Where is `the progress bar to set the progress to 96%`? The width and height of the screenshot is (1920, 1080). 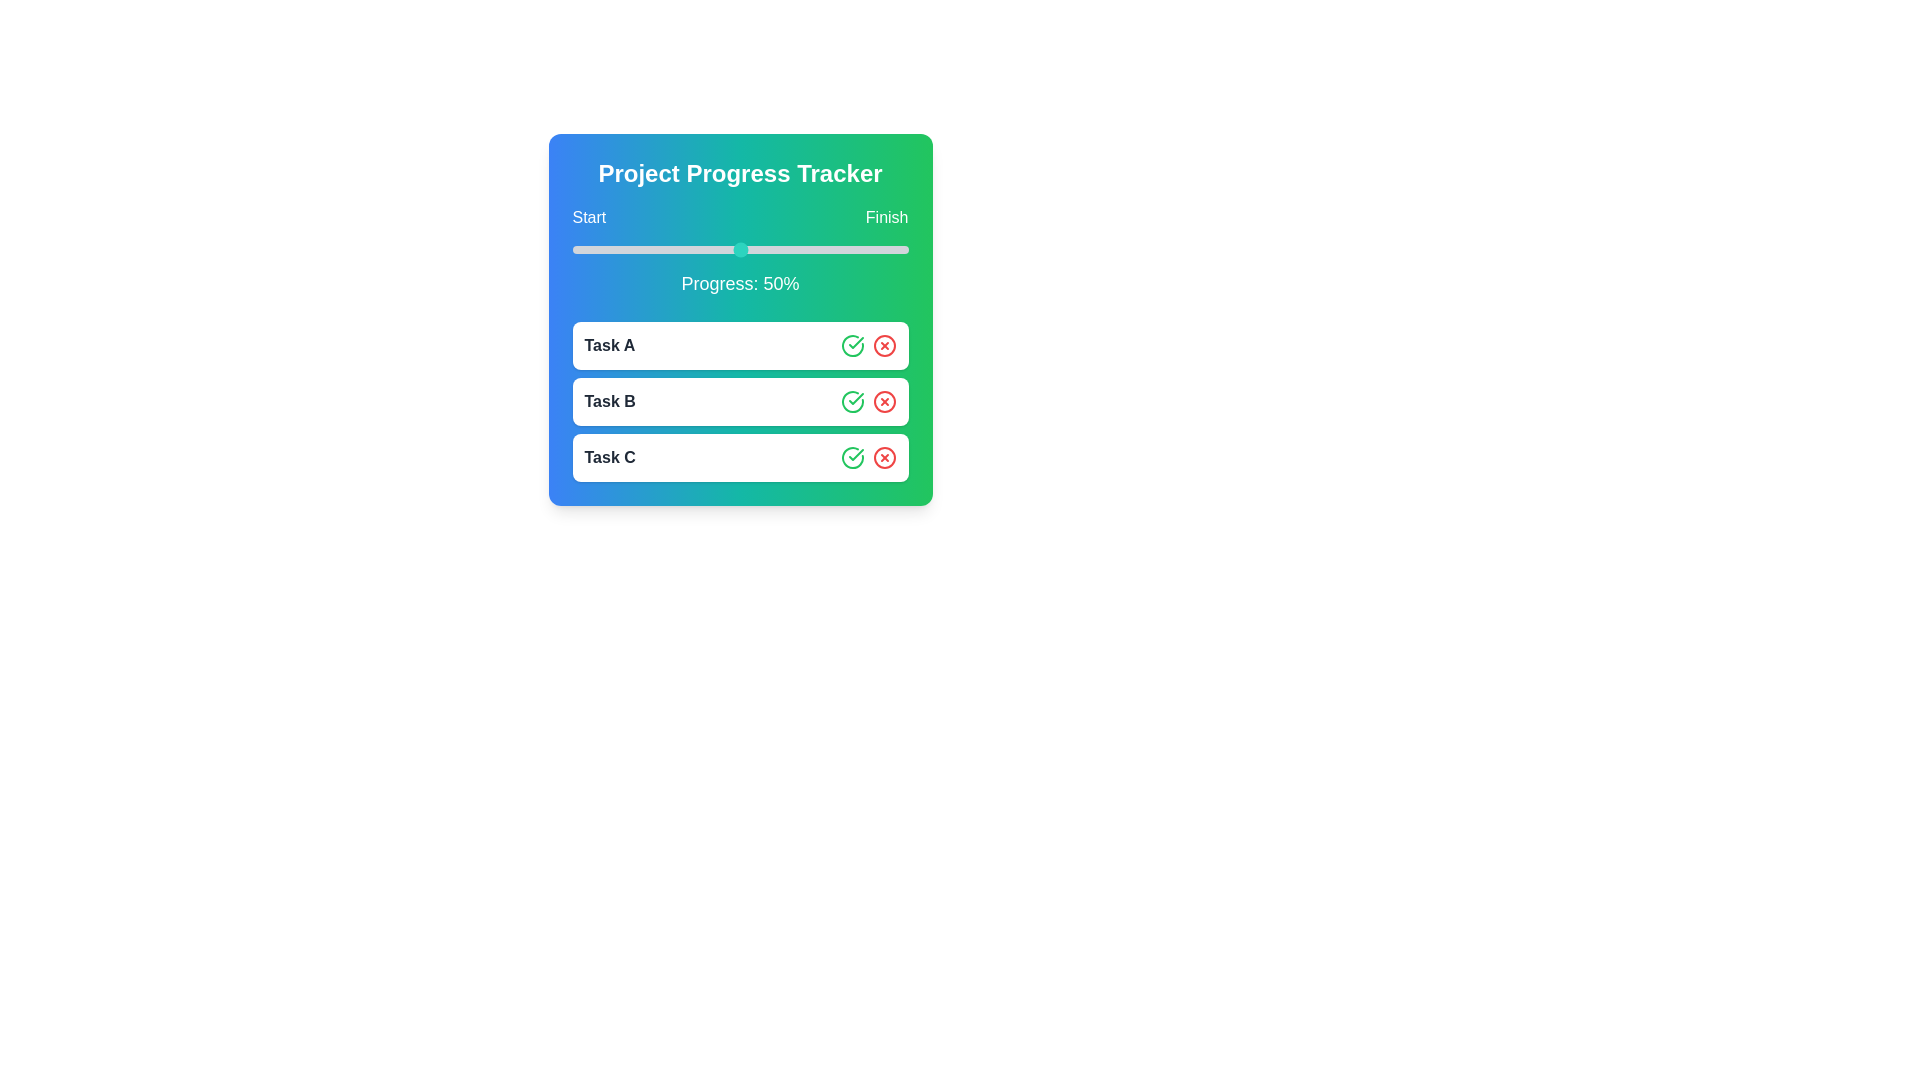
the progress bar to set the progress to 96% is located at coordinates (894, 249).